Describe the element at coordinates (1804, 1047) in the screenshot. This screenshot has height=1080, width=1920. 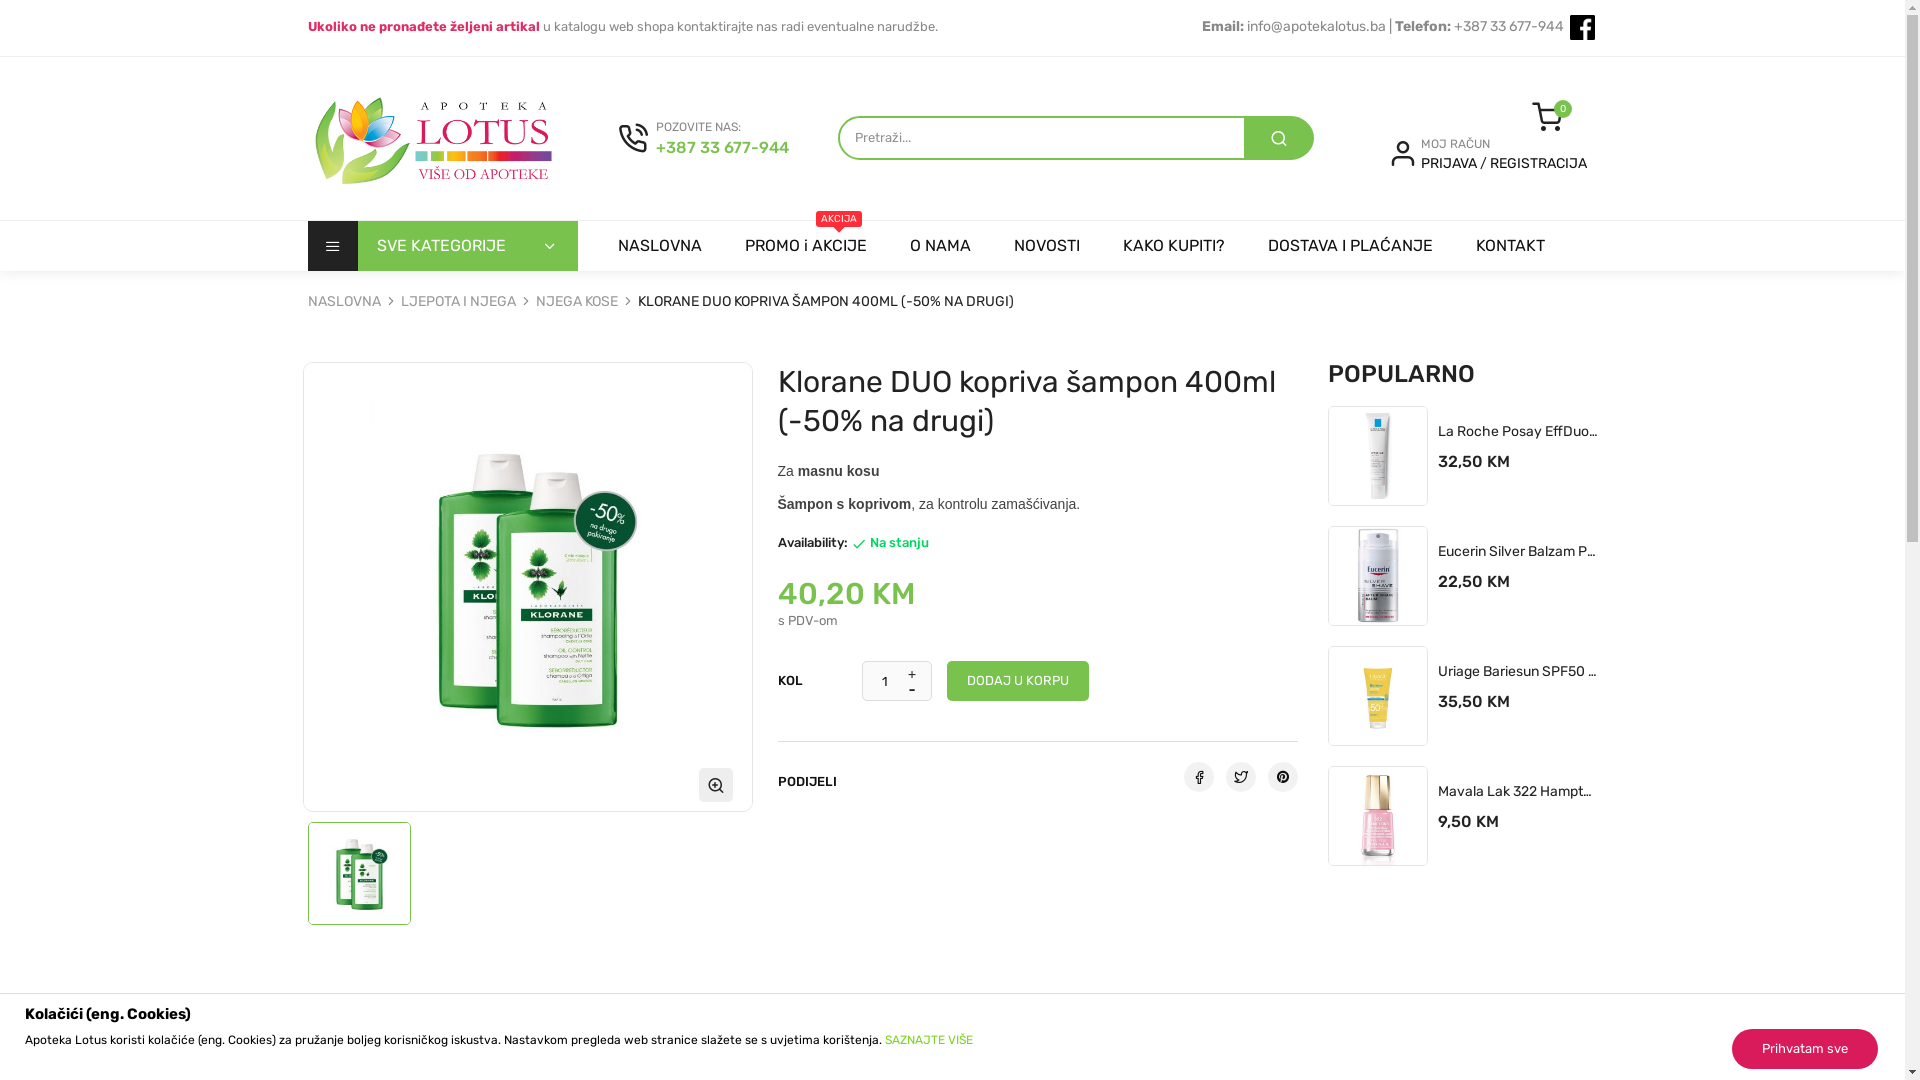
I see `'Prihvatam sve'` at that location.